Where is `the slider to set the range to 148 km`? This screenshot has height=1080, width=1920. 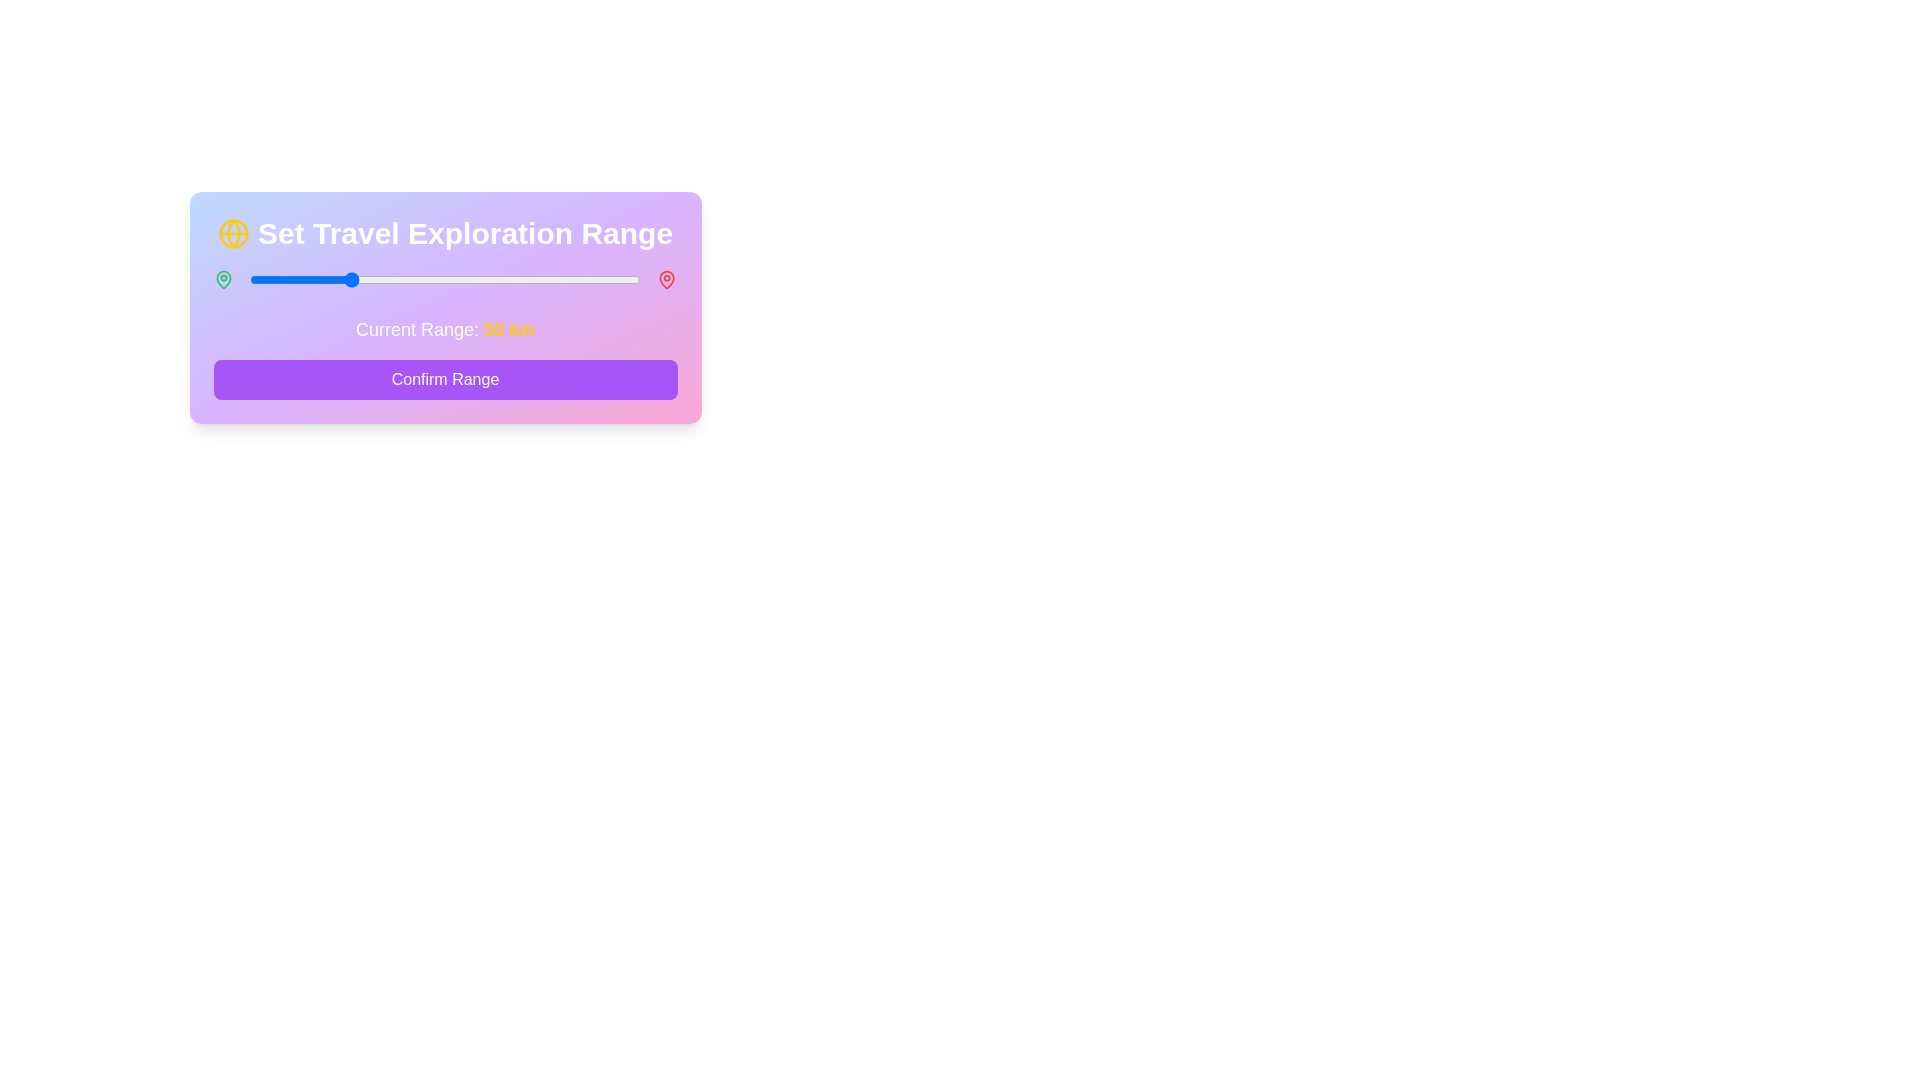 the slider to set the range to 148 km is located at coordinates (539, 280).